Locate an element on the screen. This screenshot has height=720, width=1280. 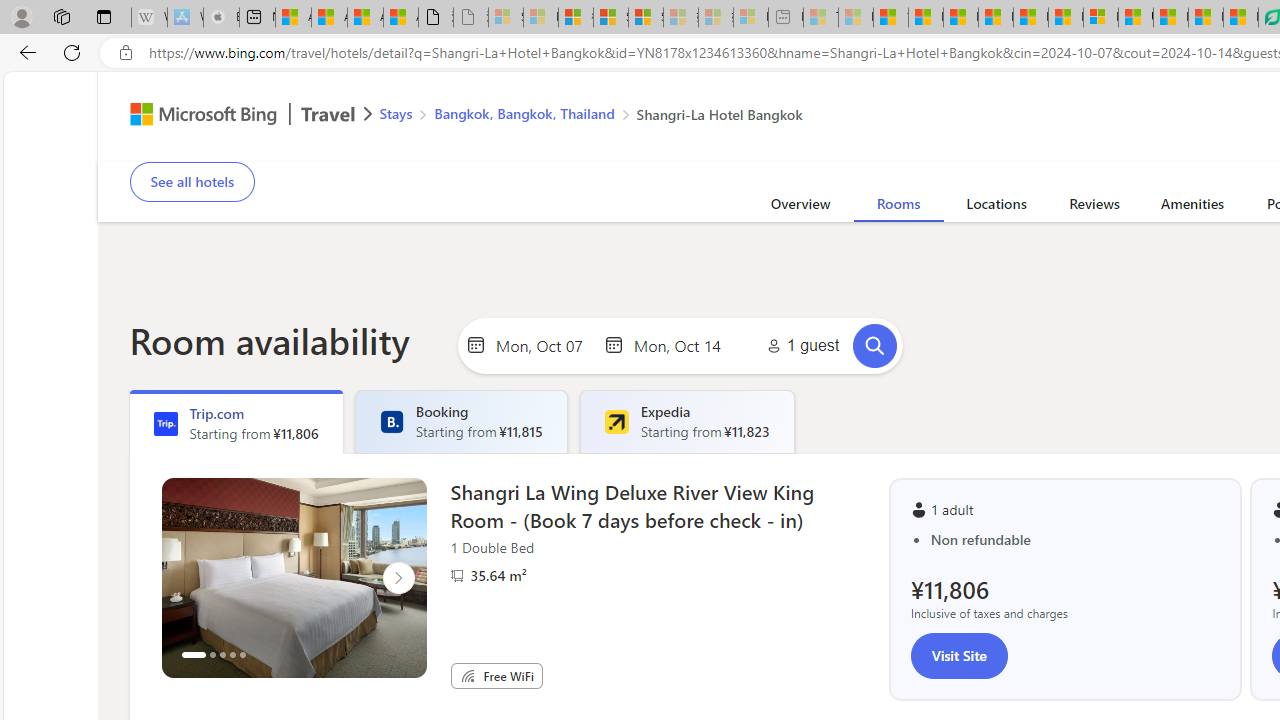
'Click to scroll right' is located at coordinates (398, 578).